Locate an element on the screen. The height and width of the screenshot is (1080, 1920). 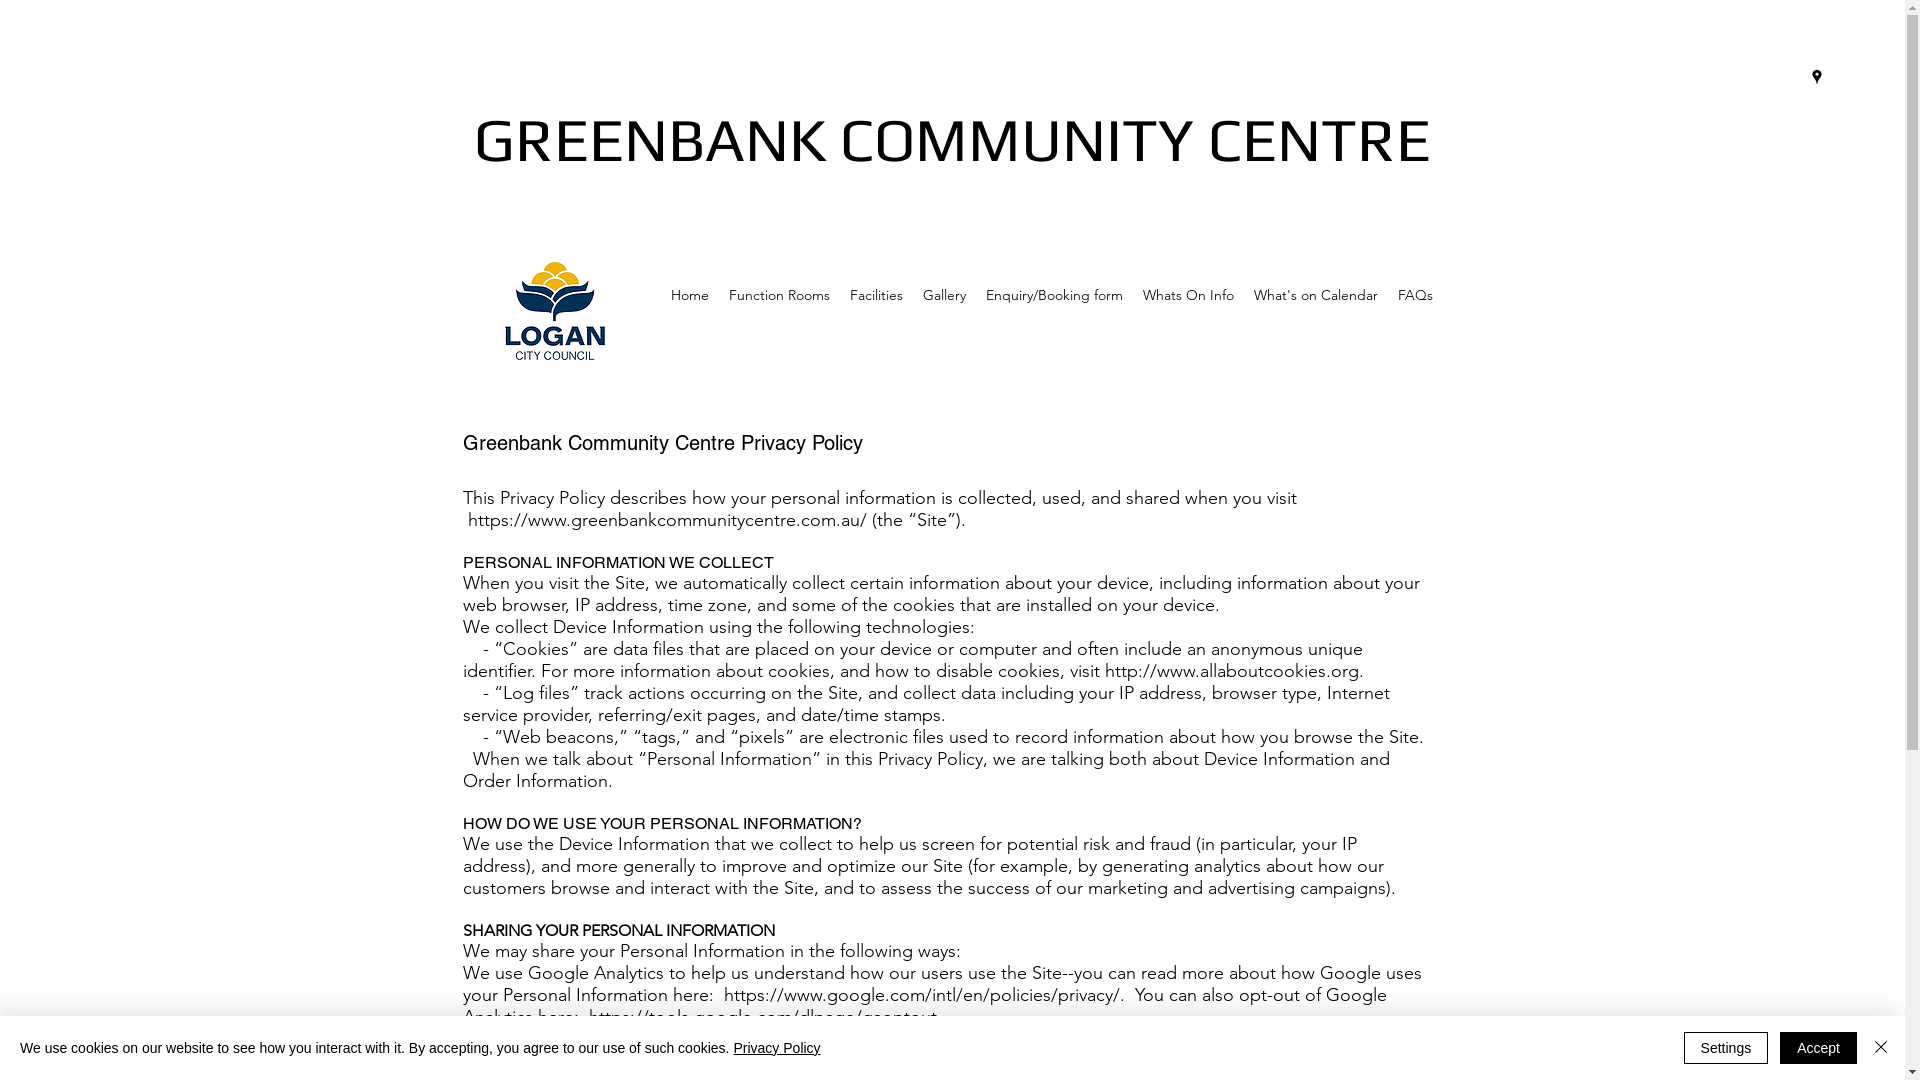
'Enquiry/Booking form' is located at coordinates (1053, 294).